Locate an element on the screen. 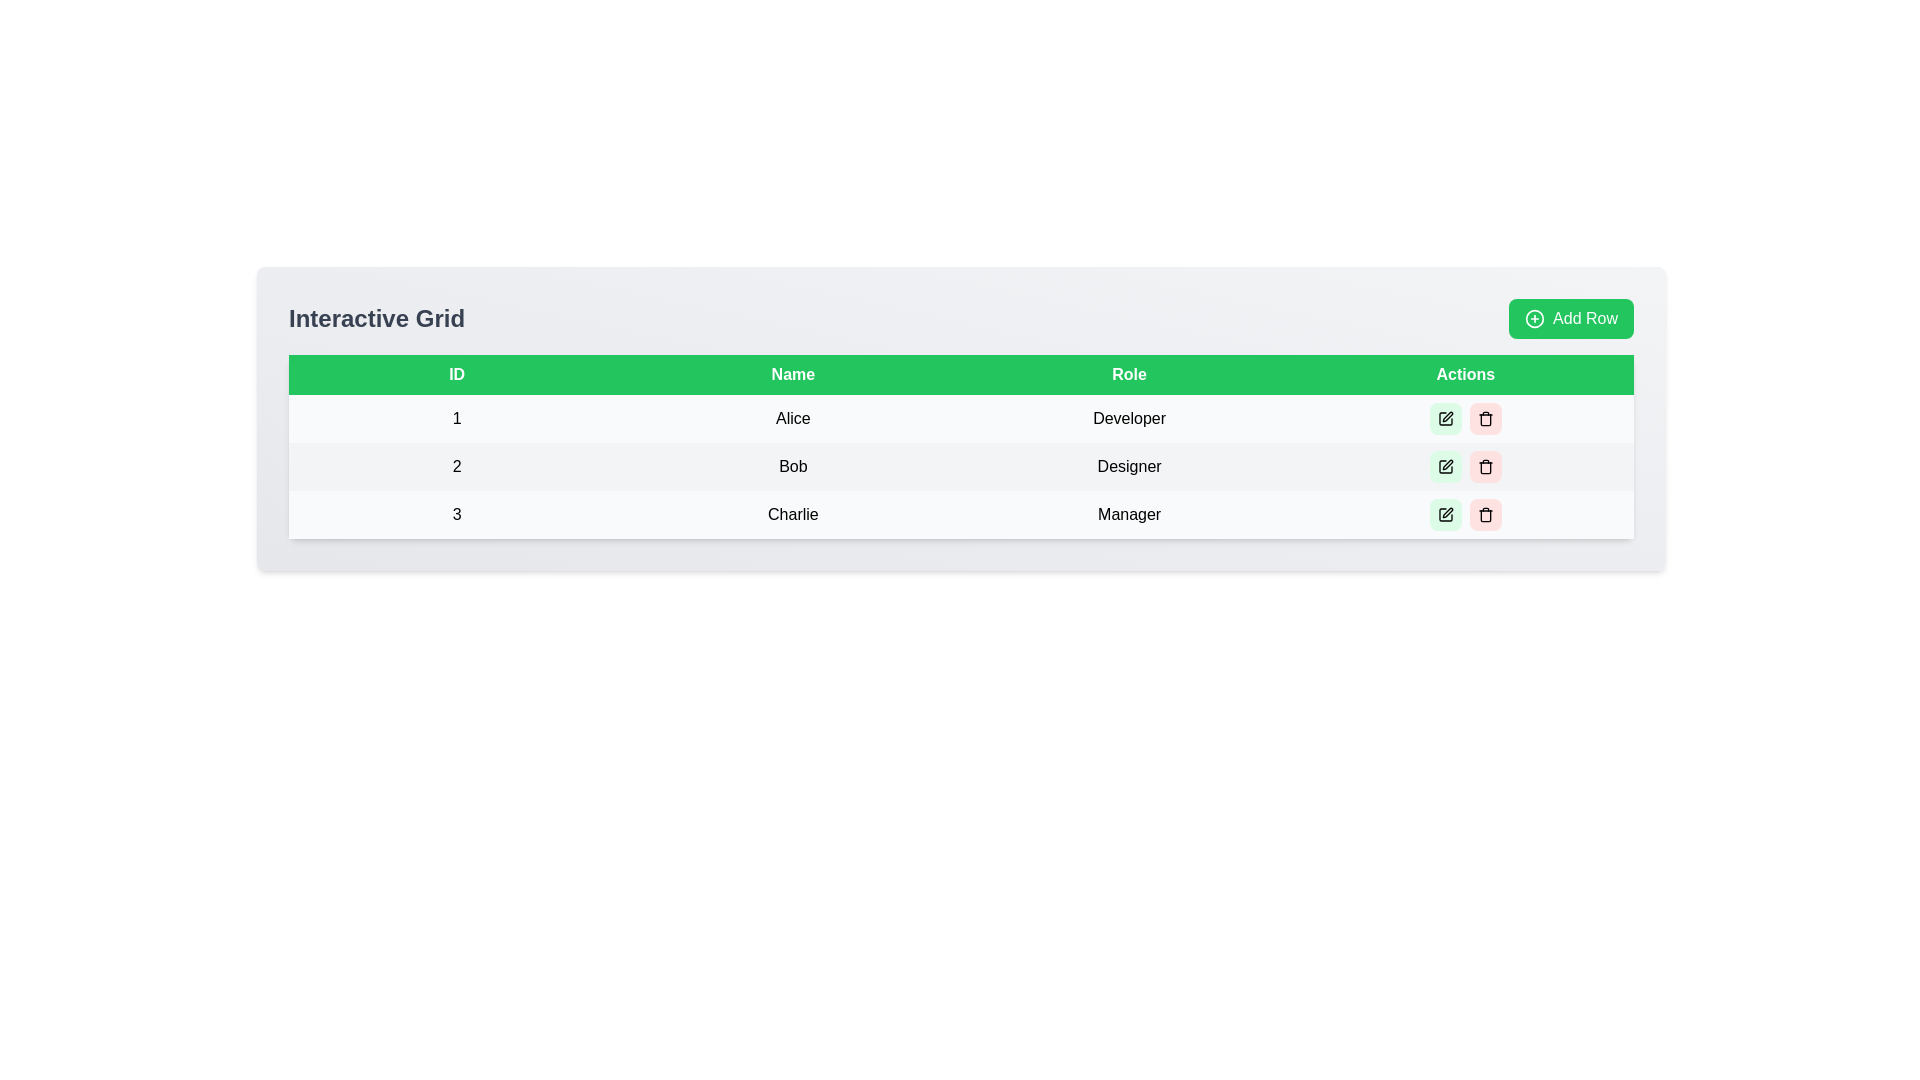 The height and width of the screenshot is (1080, 1920). the Action icon (edit) in the 'Actions' column of the second row for 'Bob, Designer' to initiate editing is located at coordinates (1447, 465).